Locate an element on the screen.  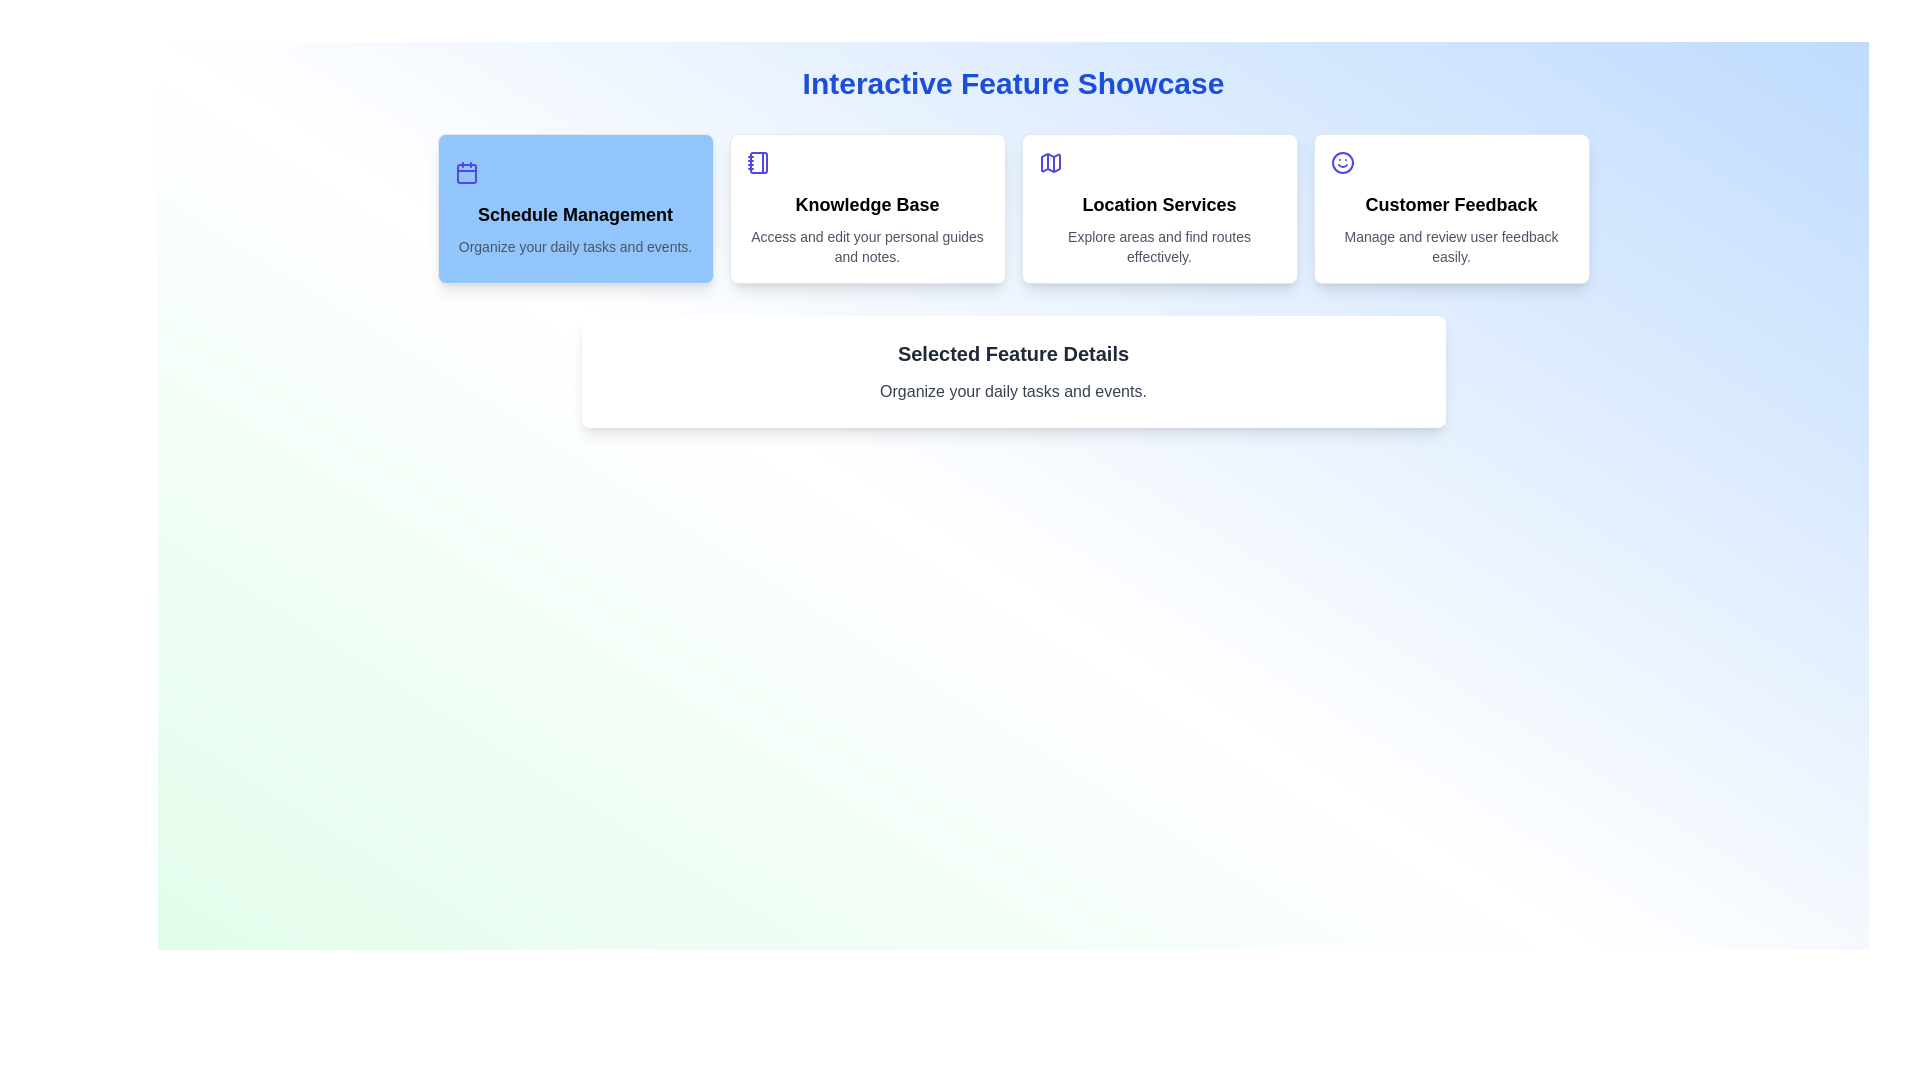
the text label displaying 'Organize your daily tasks and events.' located below the 'Schedule Management' title in the blue card is located at coordinates (574, 245).